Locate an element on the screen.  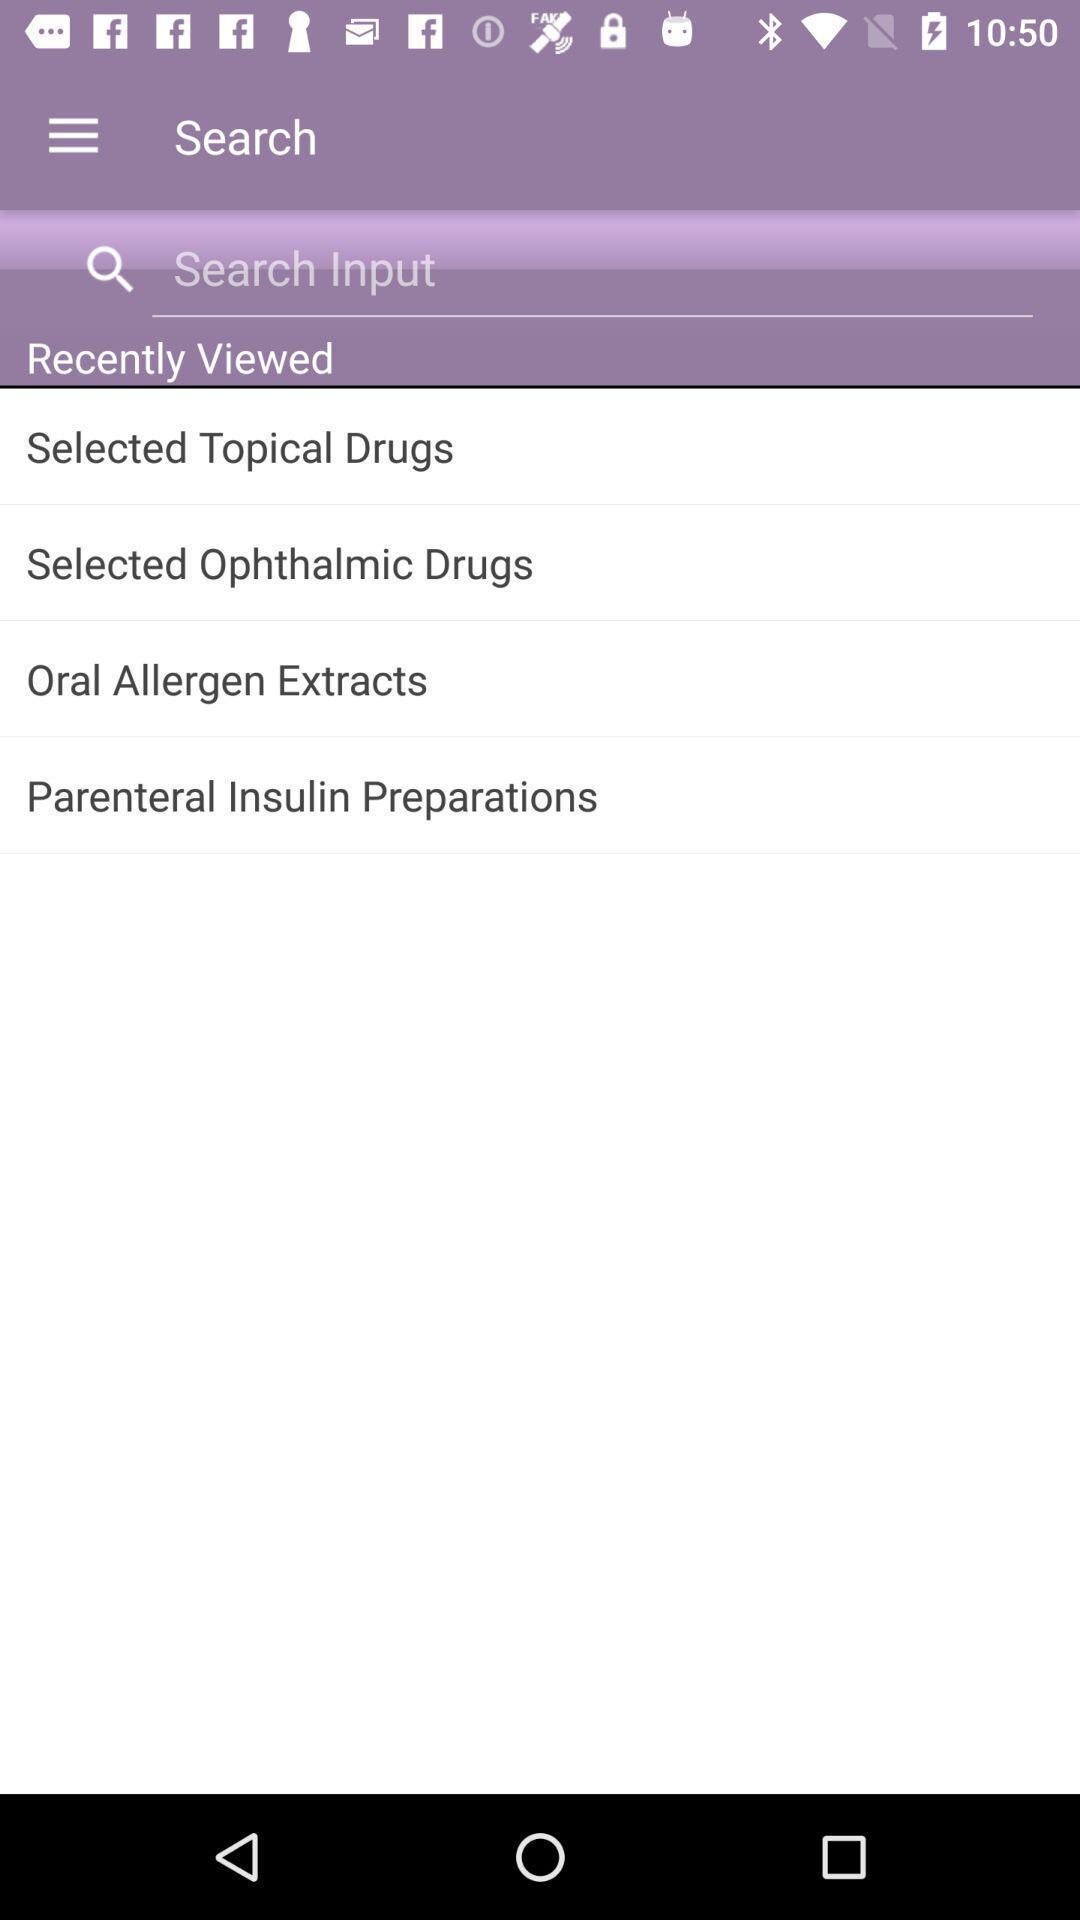
the icon above the selected ophthalmic drugs app is located at coordinates (540, 445).